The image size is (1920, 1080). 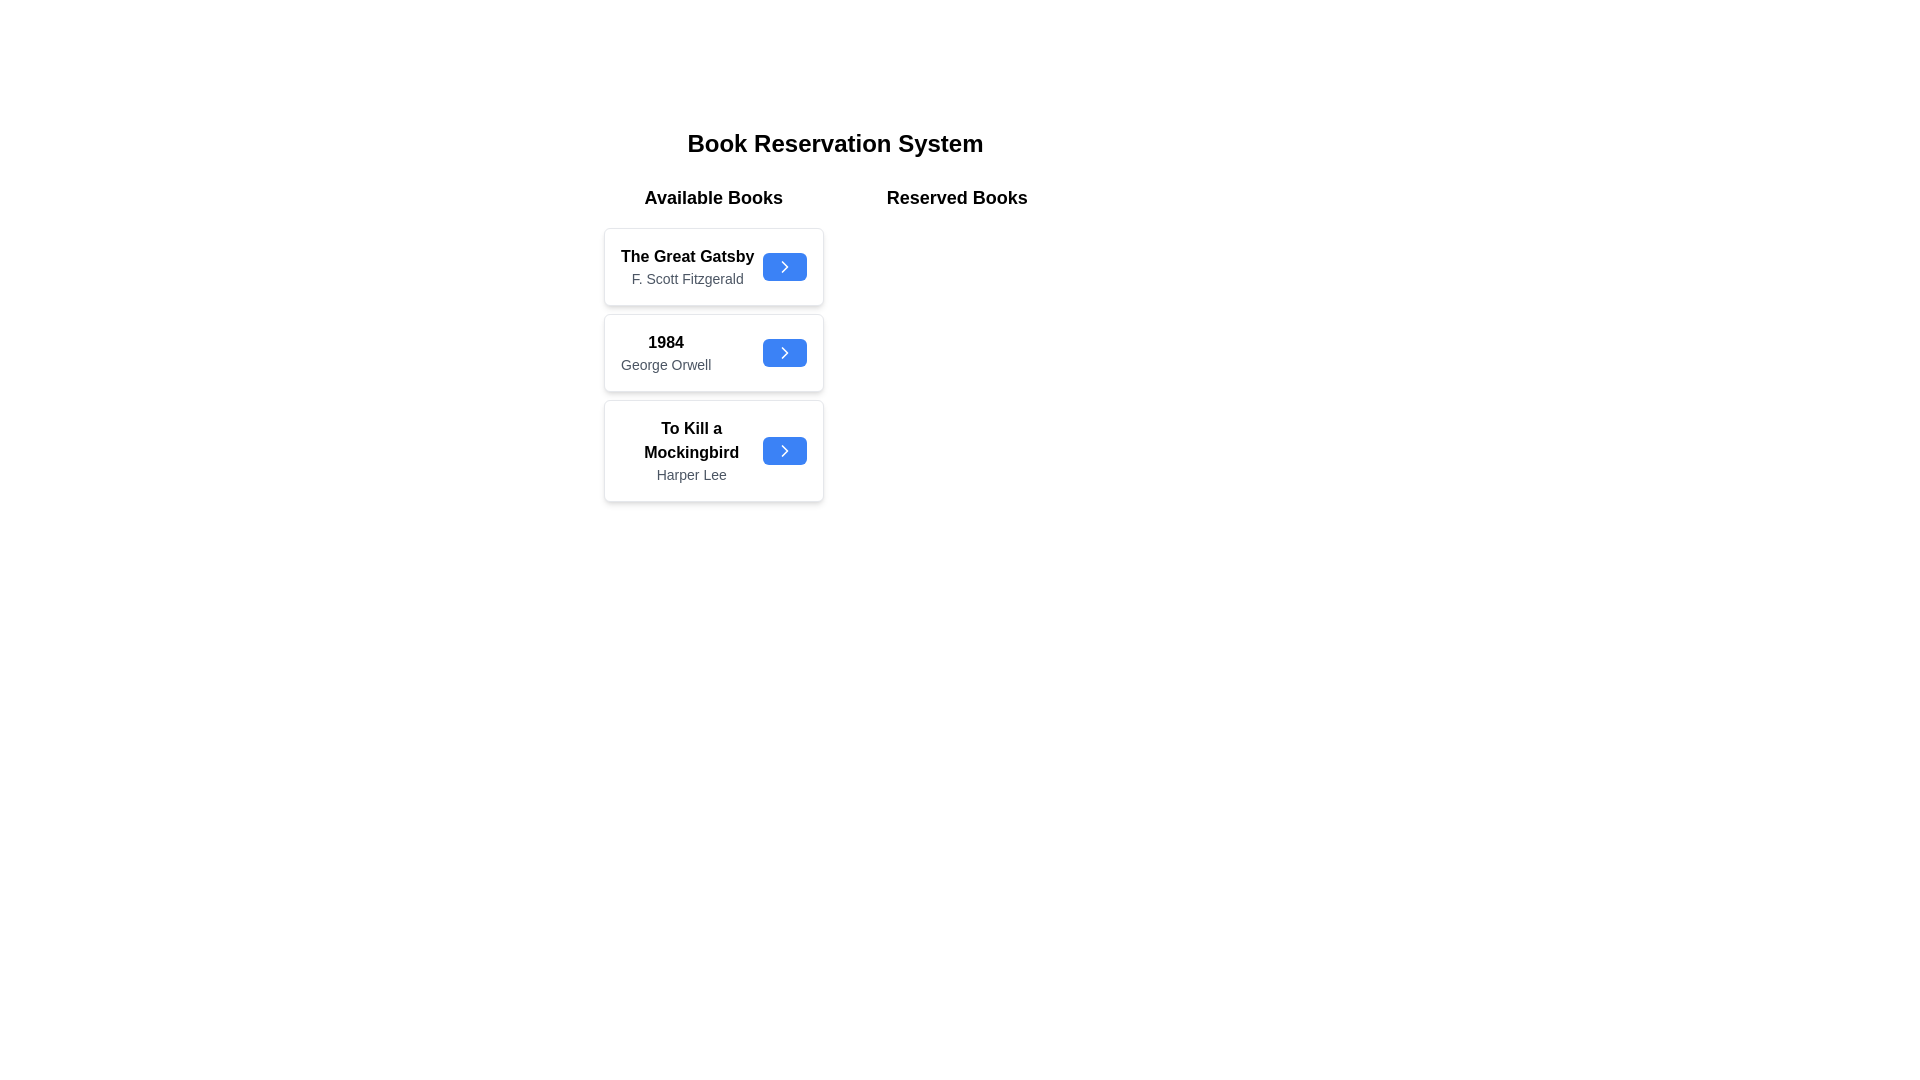 I want to click on the text block displaying the book title '1984' by 'George Orwell' which is styled with bold text and smaller grayish font, located in the second item of the 'Available Books' list, so click(x=666, y=352).